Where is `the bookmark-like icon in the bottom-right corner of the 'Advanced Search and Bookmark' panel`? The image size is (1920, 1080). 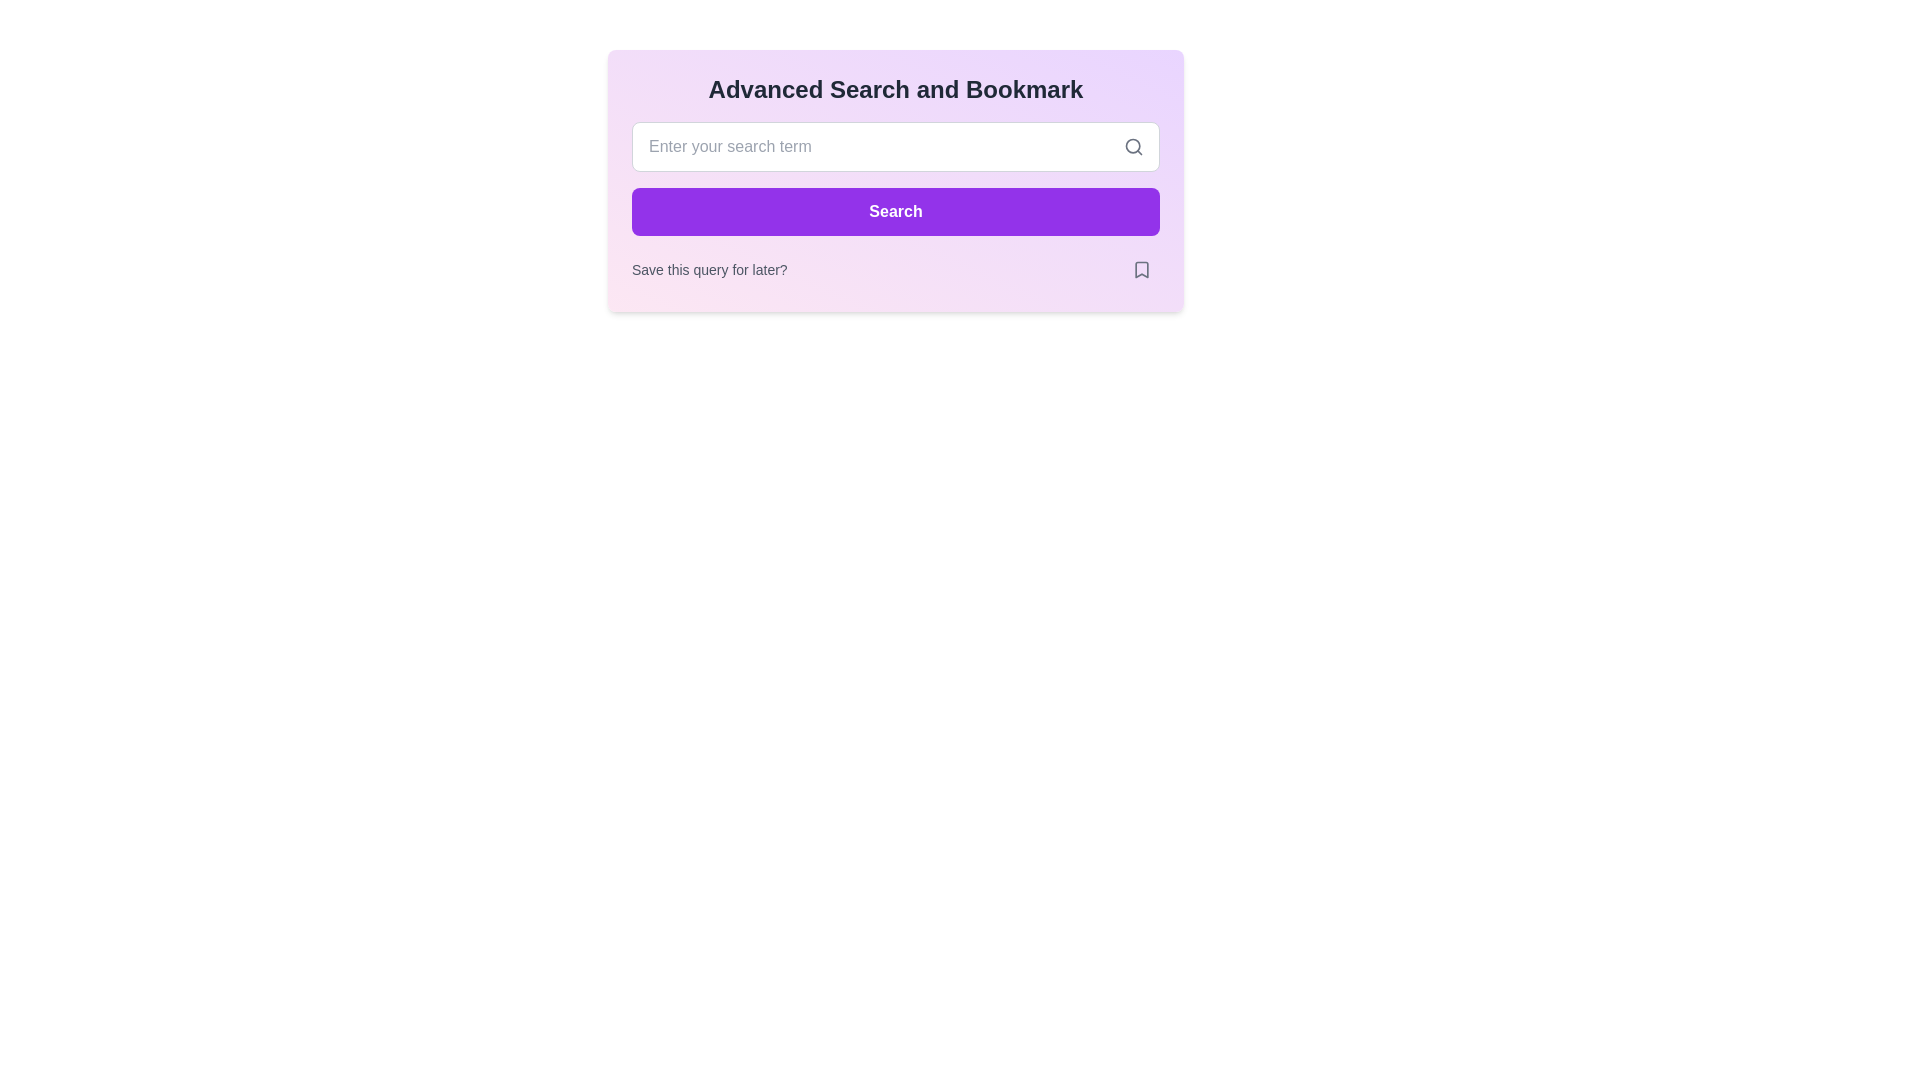 the bookmark-like icon in the bottom-right corner of the 'Advanced Search and Bookmark' panel is located at coordinates (1142, 270).